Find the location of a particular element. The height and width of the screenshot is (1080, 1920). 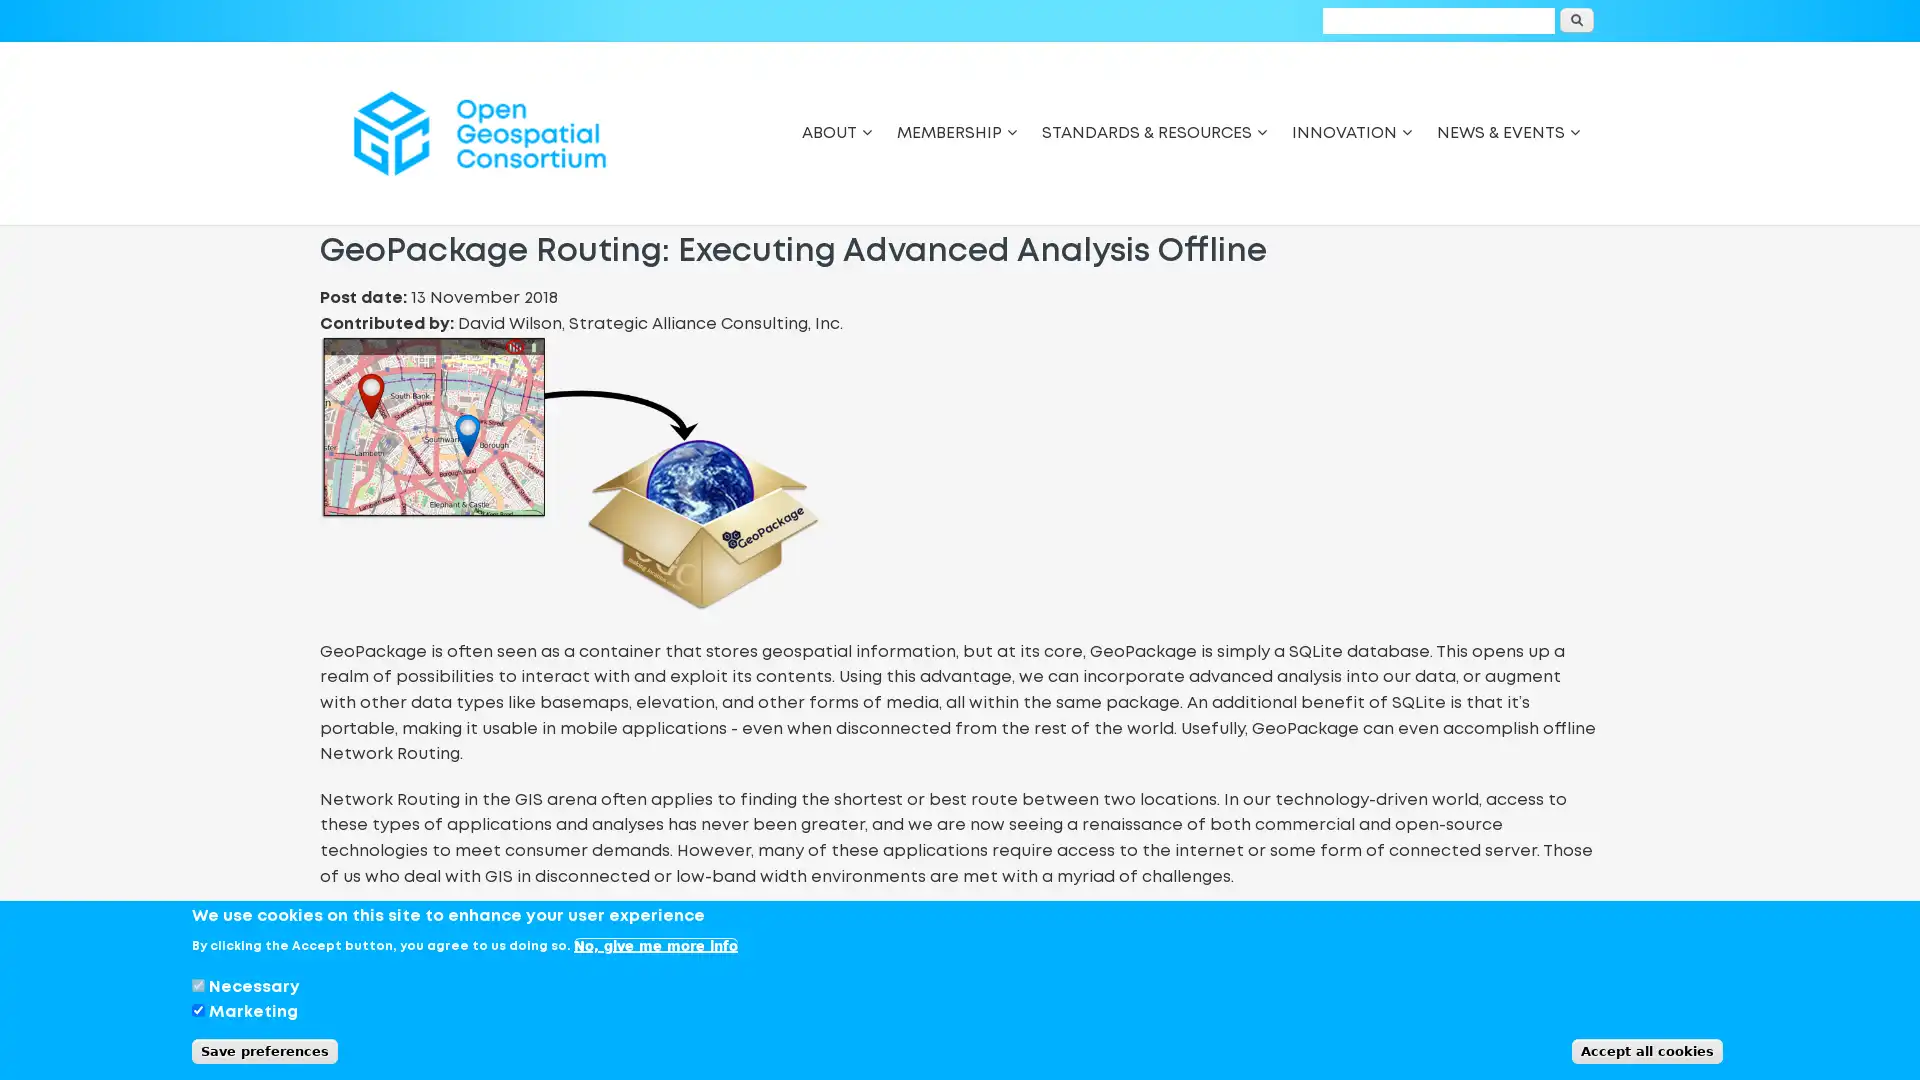

Save preferences is located at coordinates (263, 1050).